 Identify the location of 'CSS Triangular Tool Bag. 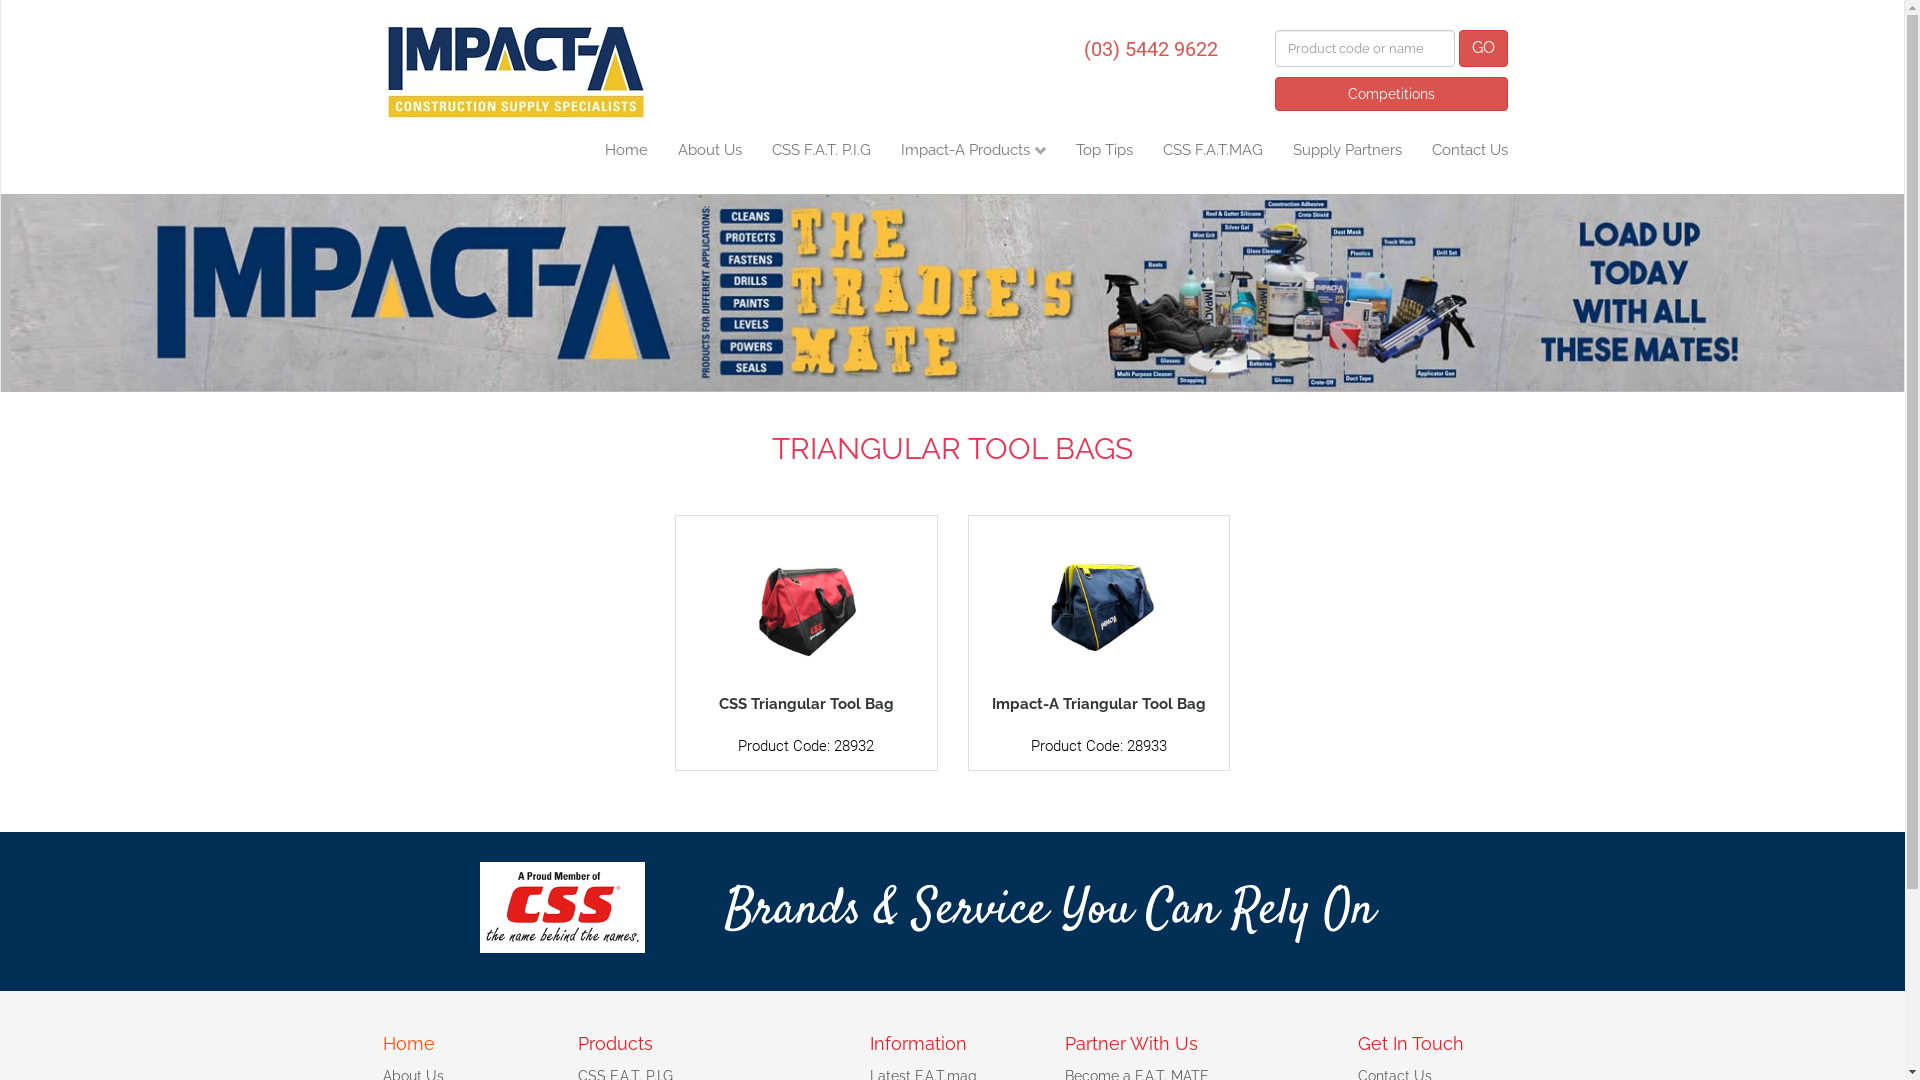
(806, 642).